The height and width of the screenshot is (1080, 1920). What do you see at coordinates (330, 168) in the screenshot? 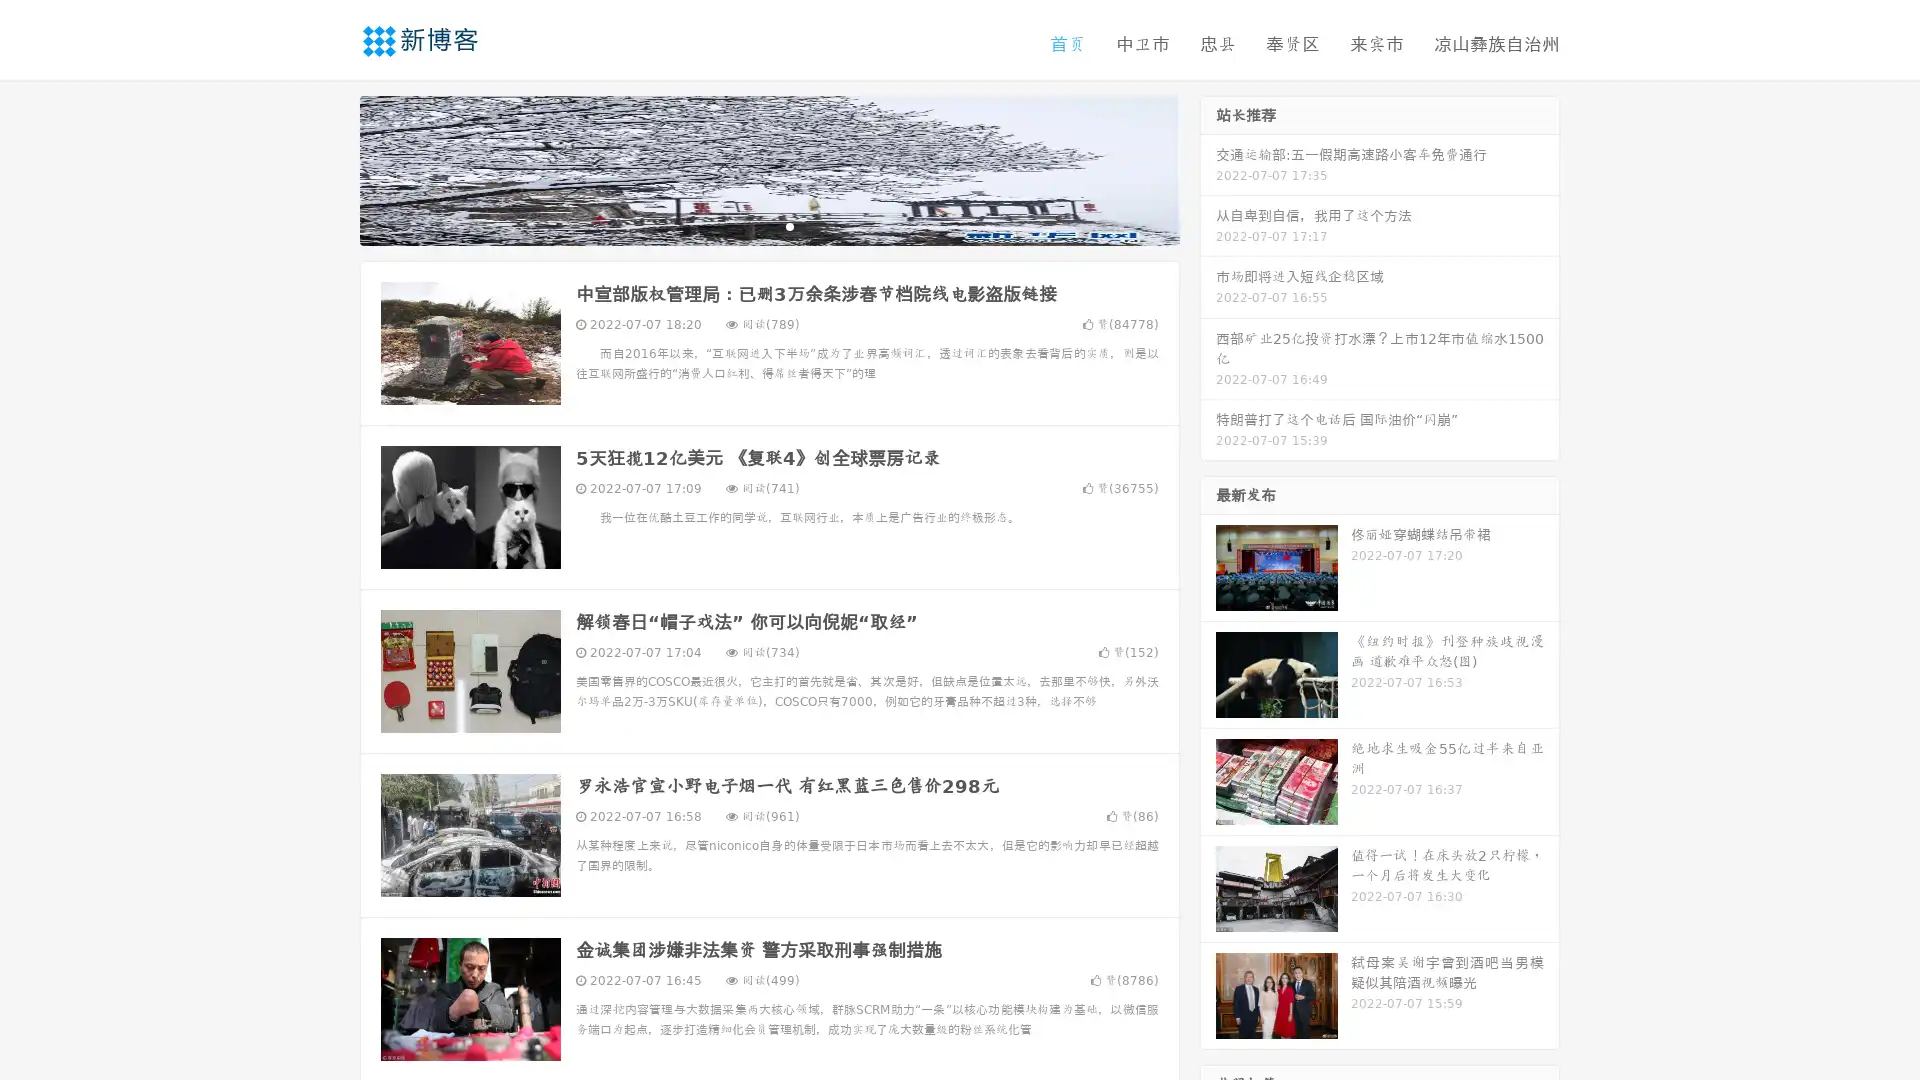
I see `Previous slide` at bounding box center [330, 168].